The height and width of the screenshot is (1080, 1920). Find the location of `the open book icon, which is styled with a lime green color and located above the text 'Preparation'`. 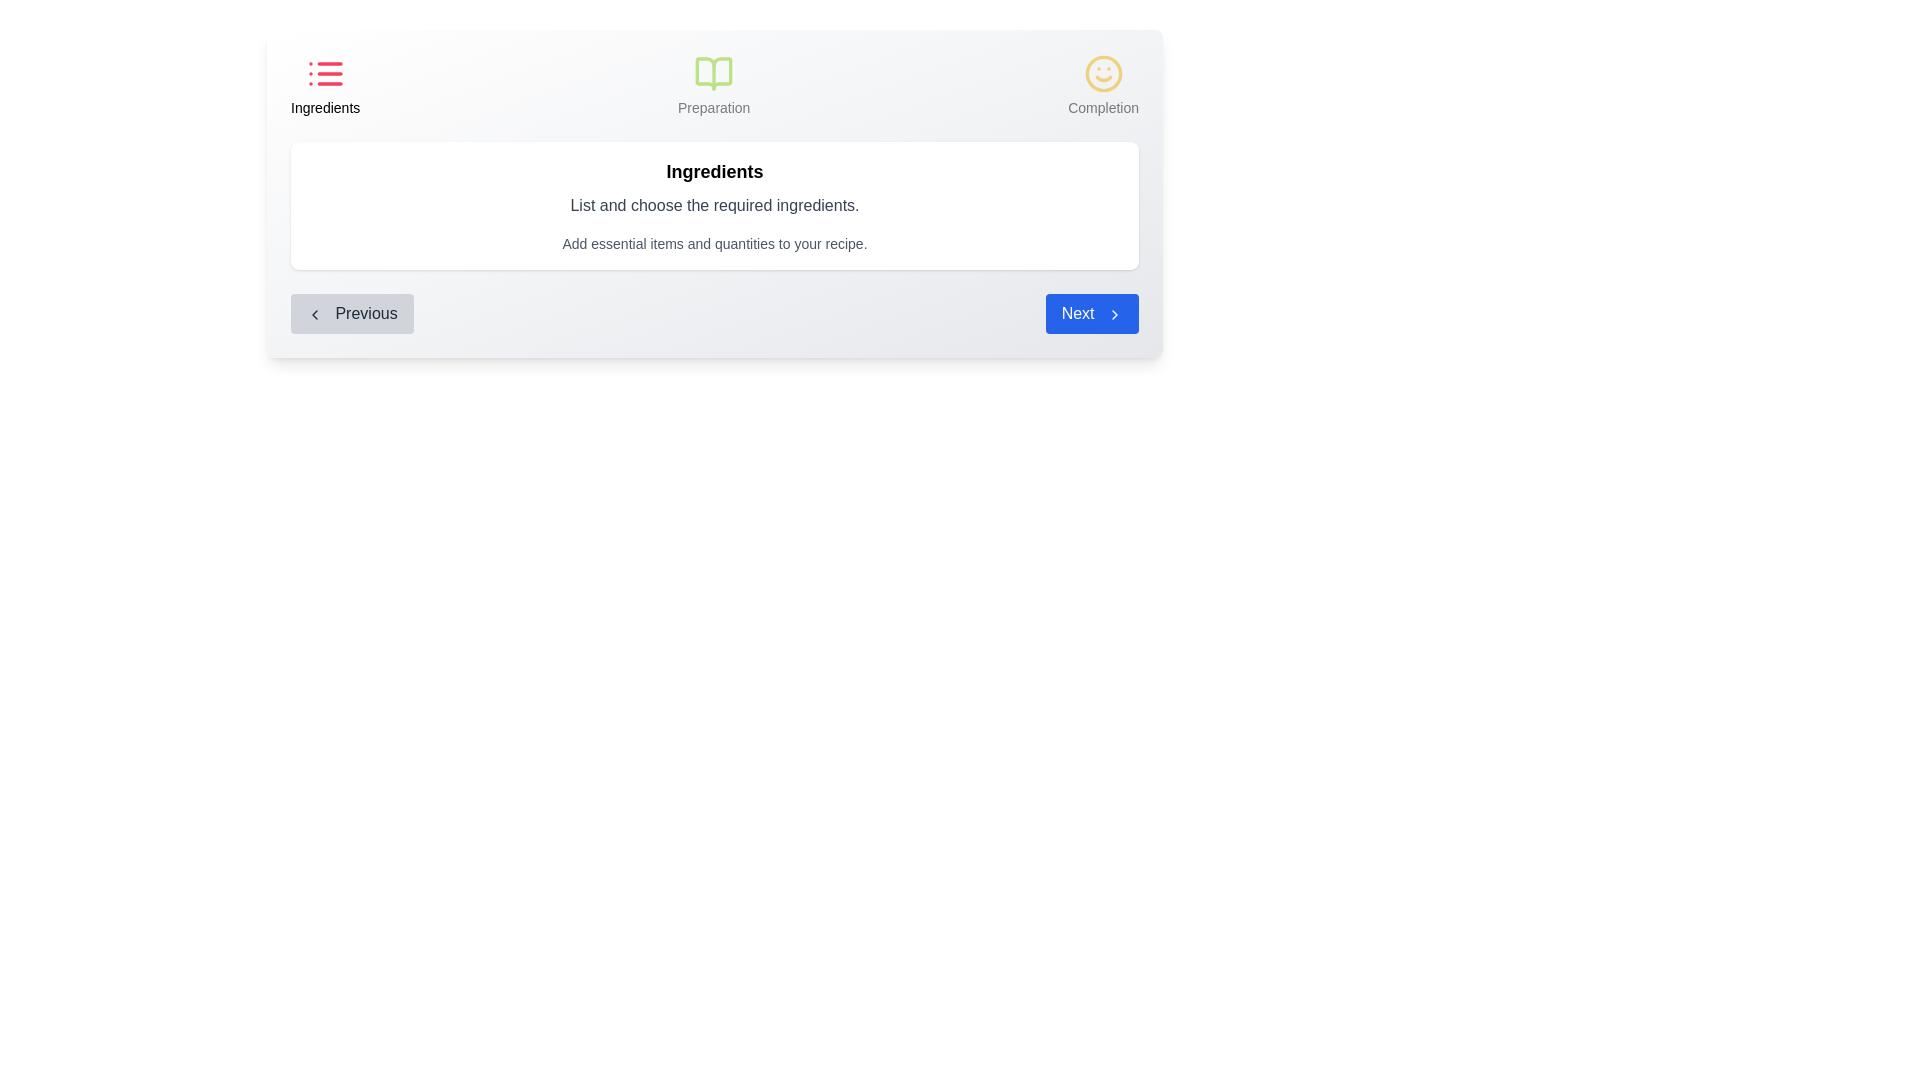

the open book icon, which is styled with a lime green color and located above the text 'Preparation' is located at coordinates (714, 72).